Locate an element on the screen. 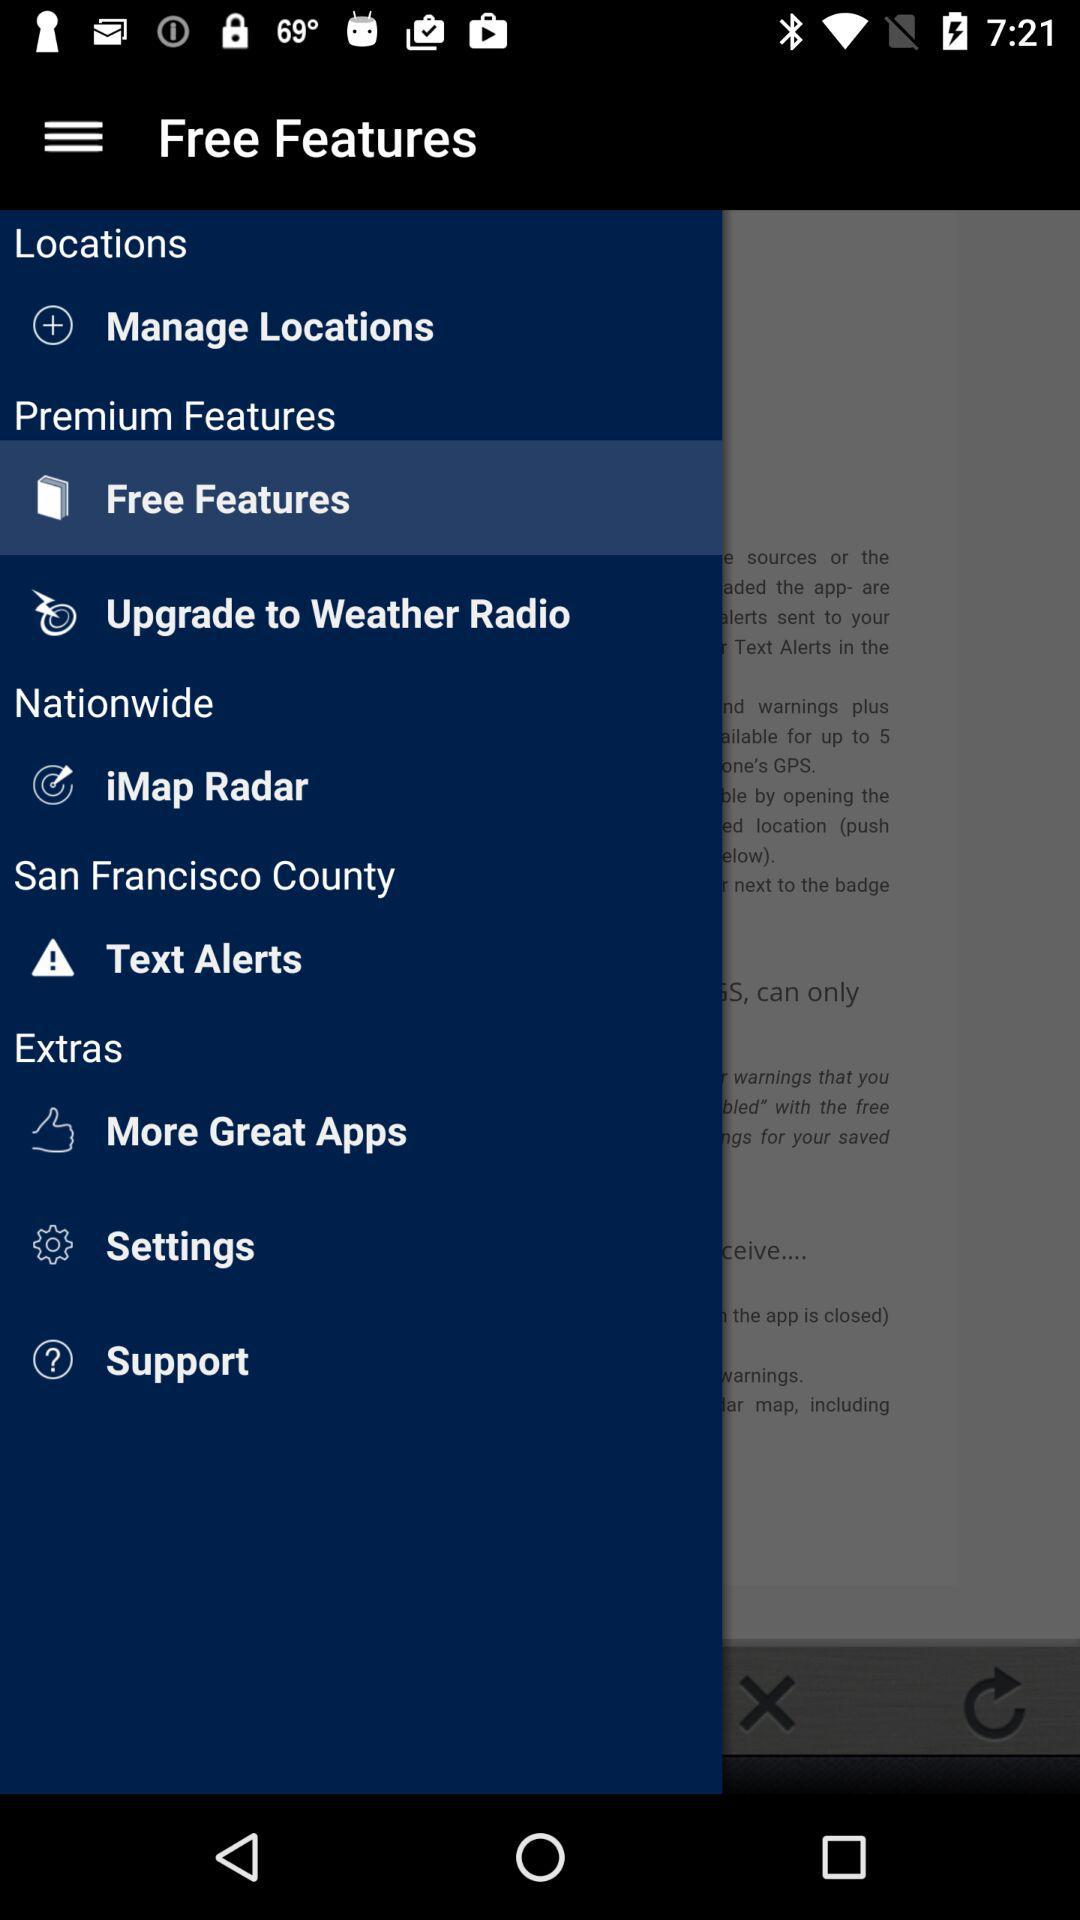 The image size is (1080, 1920). menu options is located at coordinates (72, 135).